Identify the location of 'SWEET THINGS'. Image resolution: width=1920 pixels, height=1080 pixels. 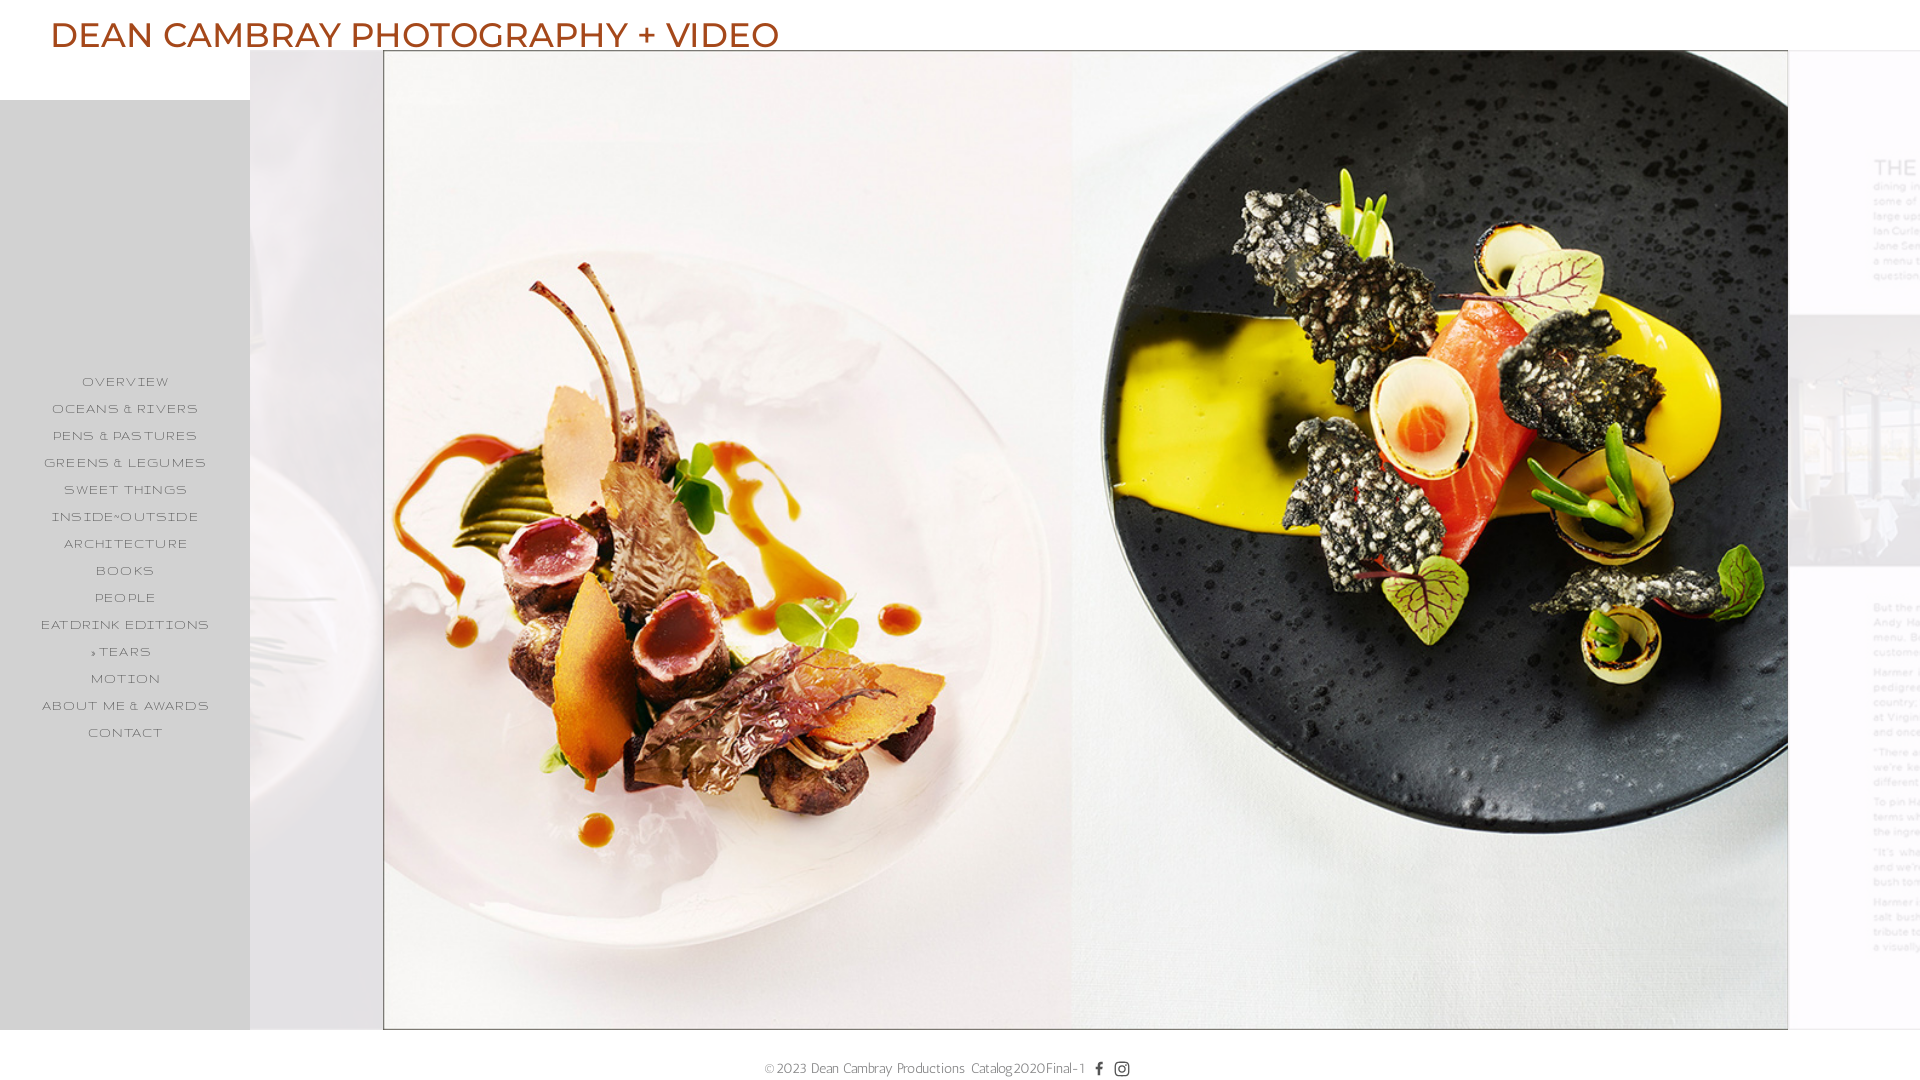
(124, 489).